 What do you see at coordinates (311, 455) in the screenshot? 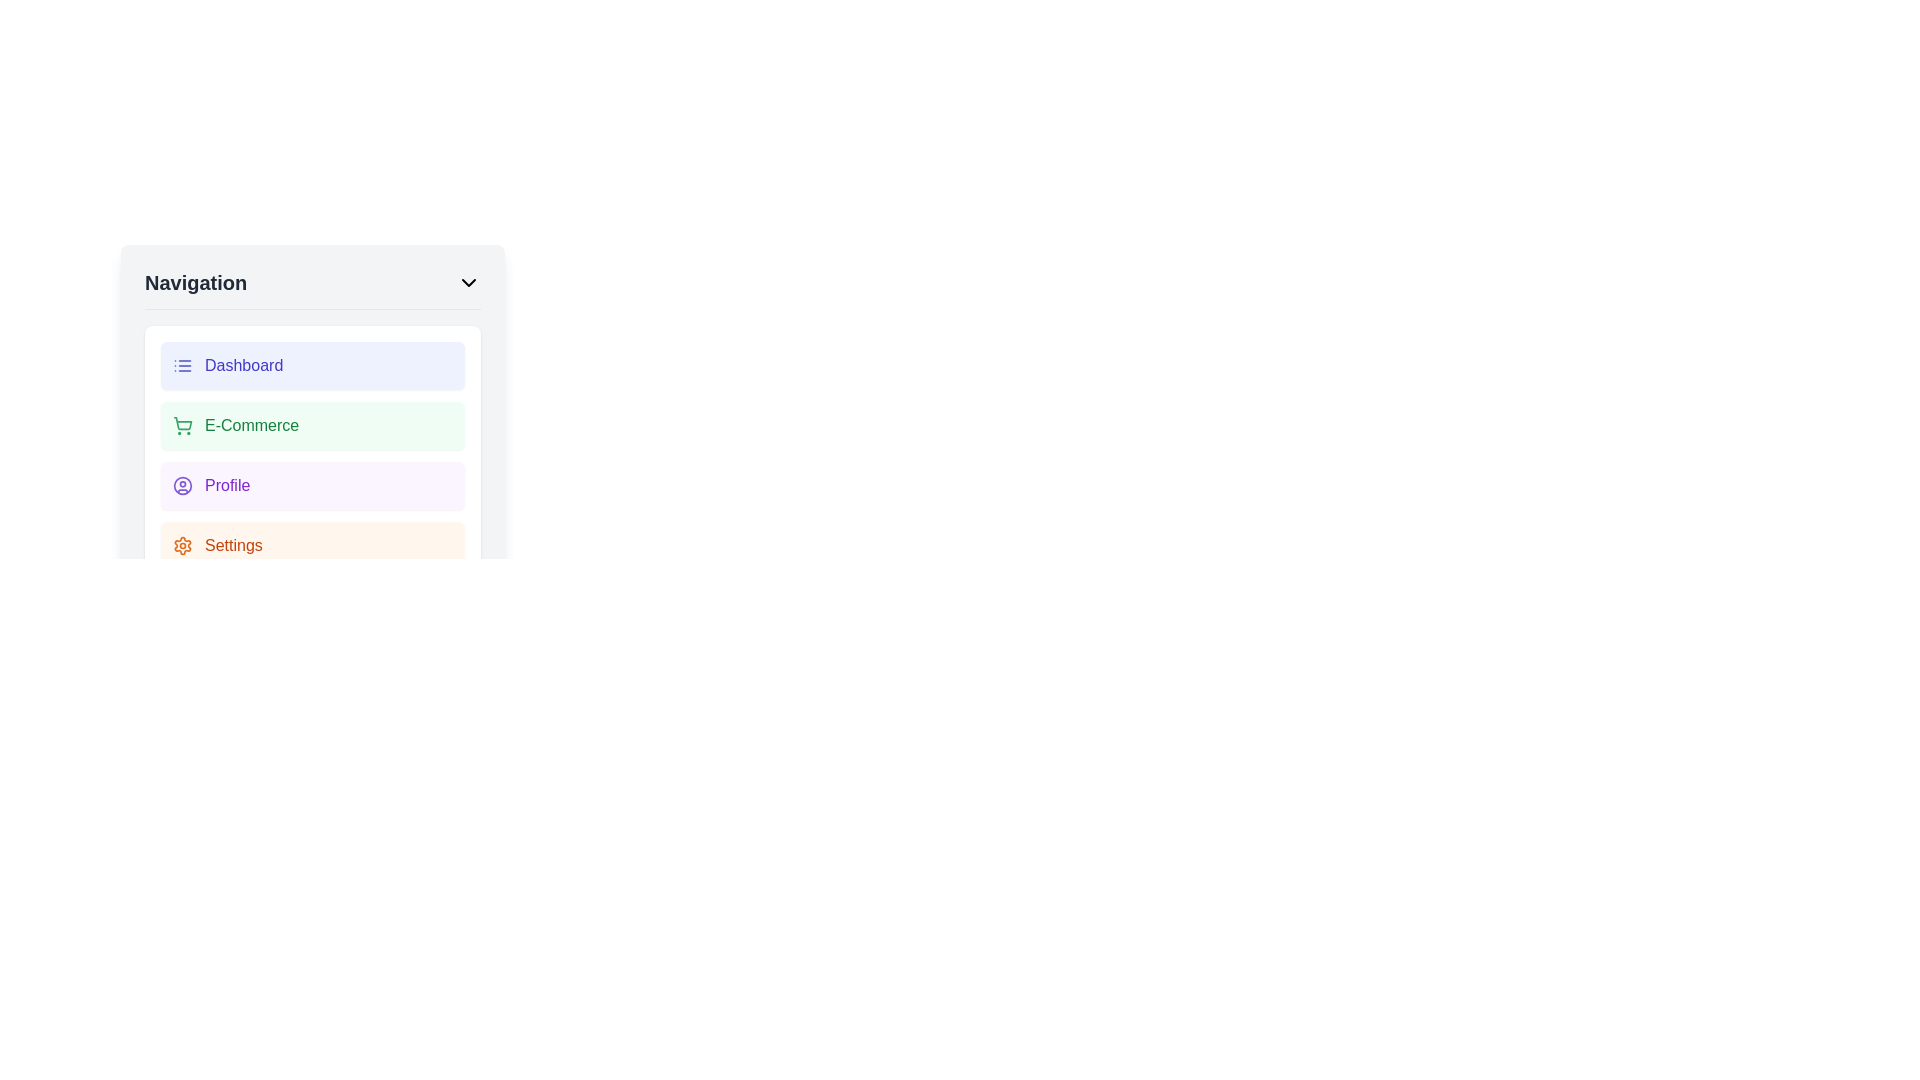
I see `the 'E-Commerce' button in the vertical navigation list` at bounding box center [311, 455].